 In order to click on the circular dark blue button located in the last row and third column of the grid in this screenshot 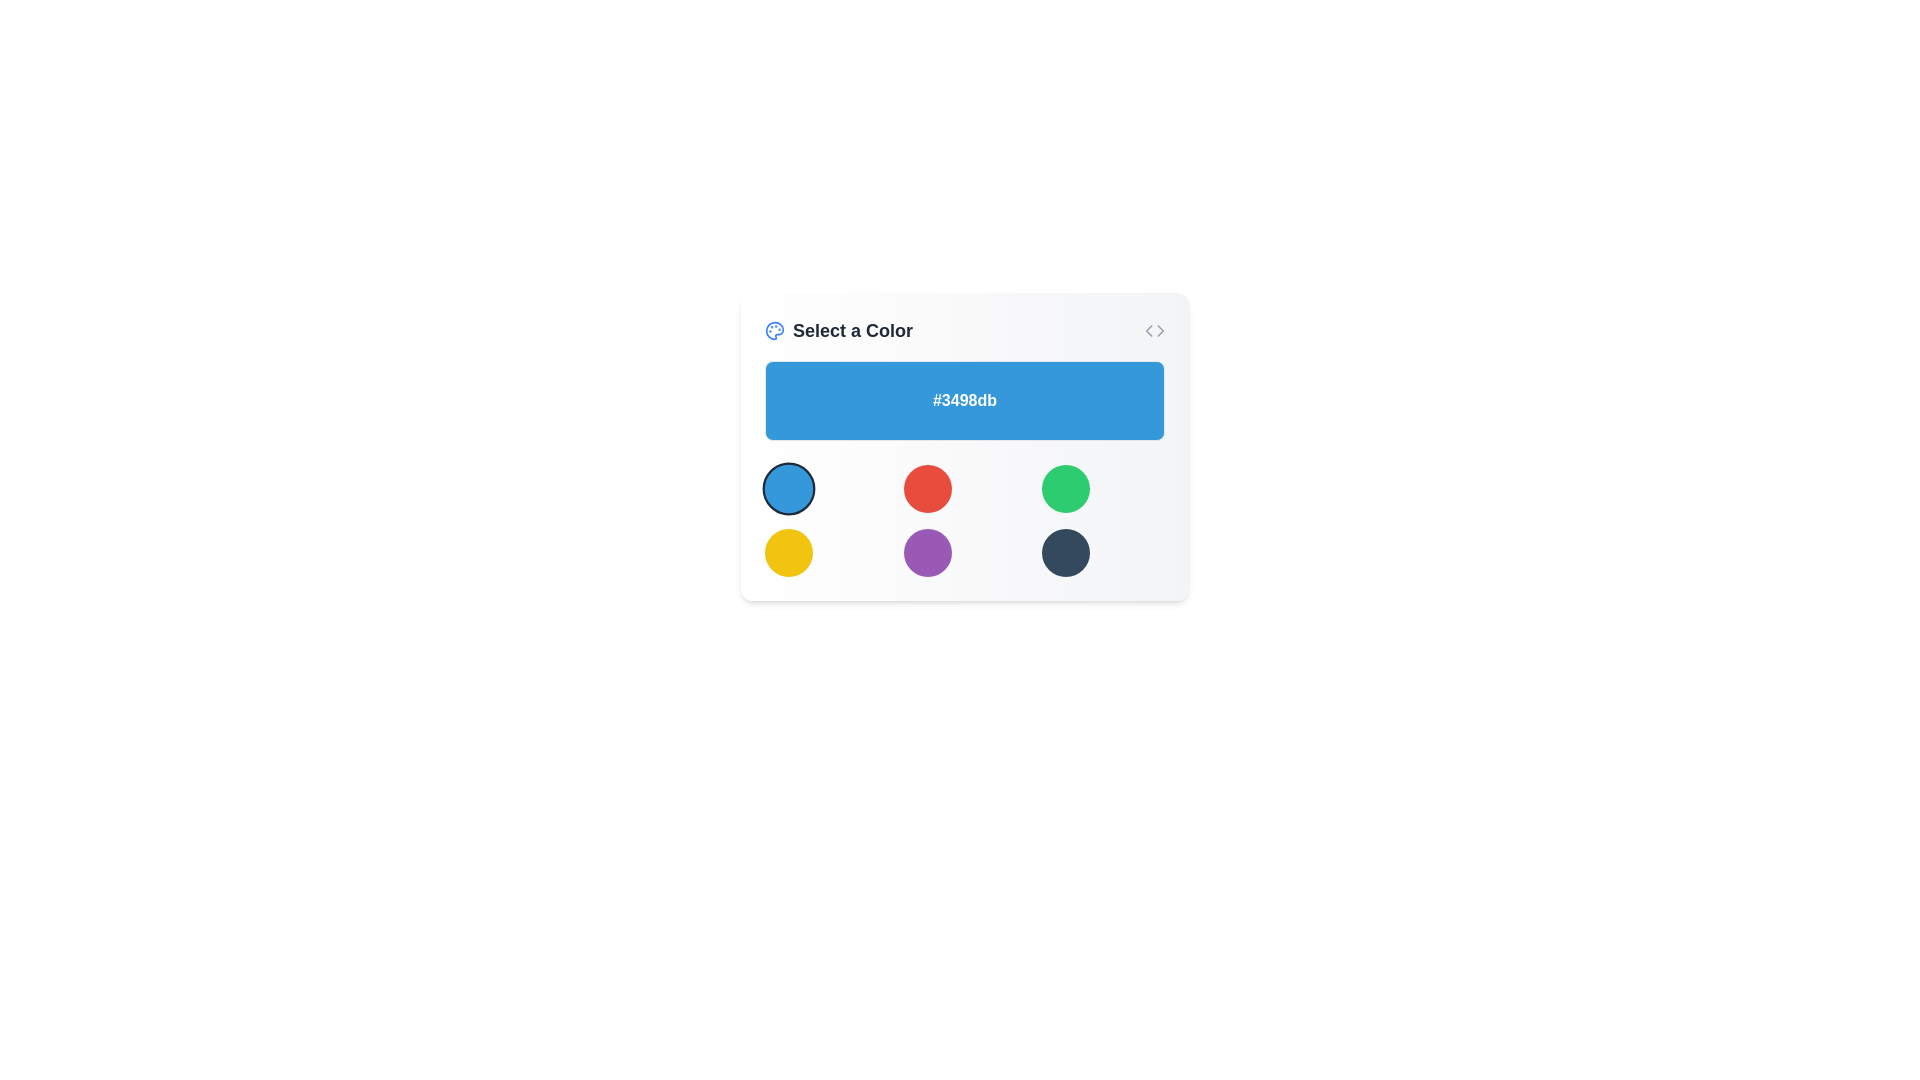, I will do `click(1065, 552)`.